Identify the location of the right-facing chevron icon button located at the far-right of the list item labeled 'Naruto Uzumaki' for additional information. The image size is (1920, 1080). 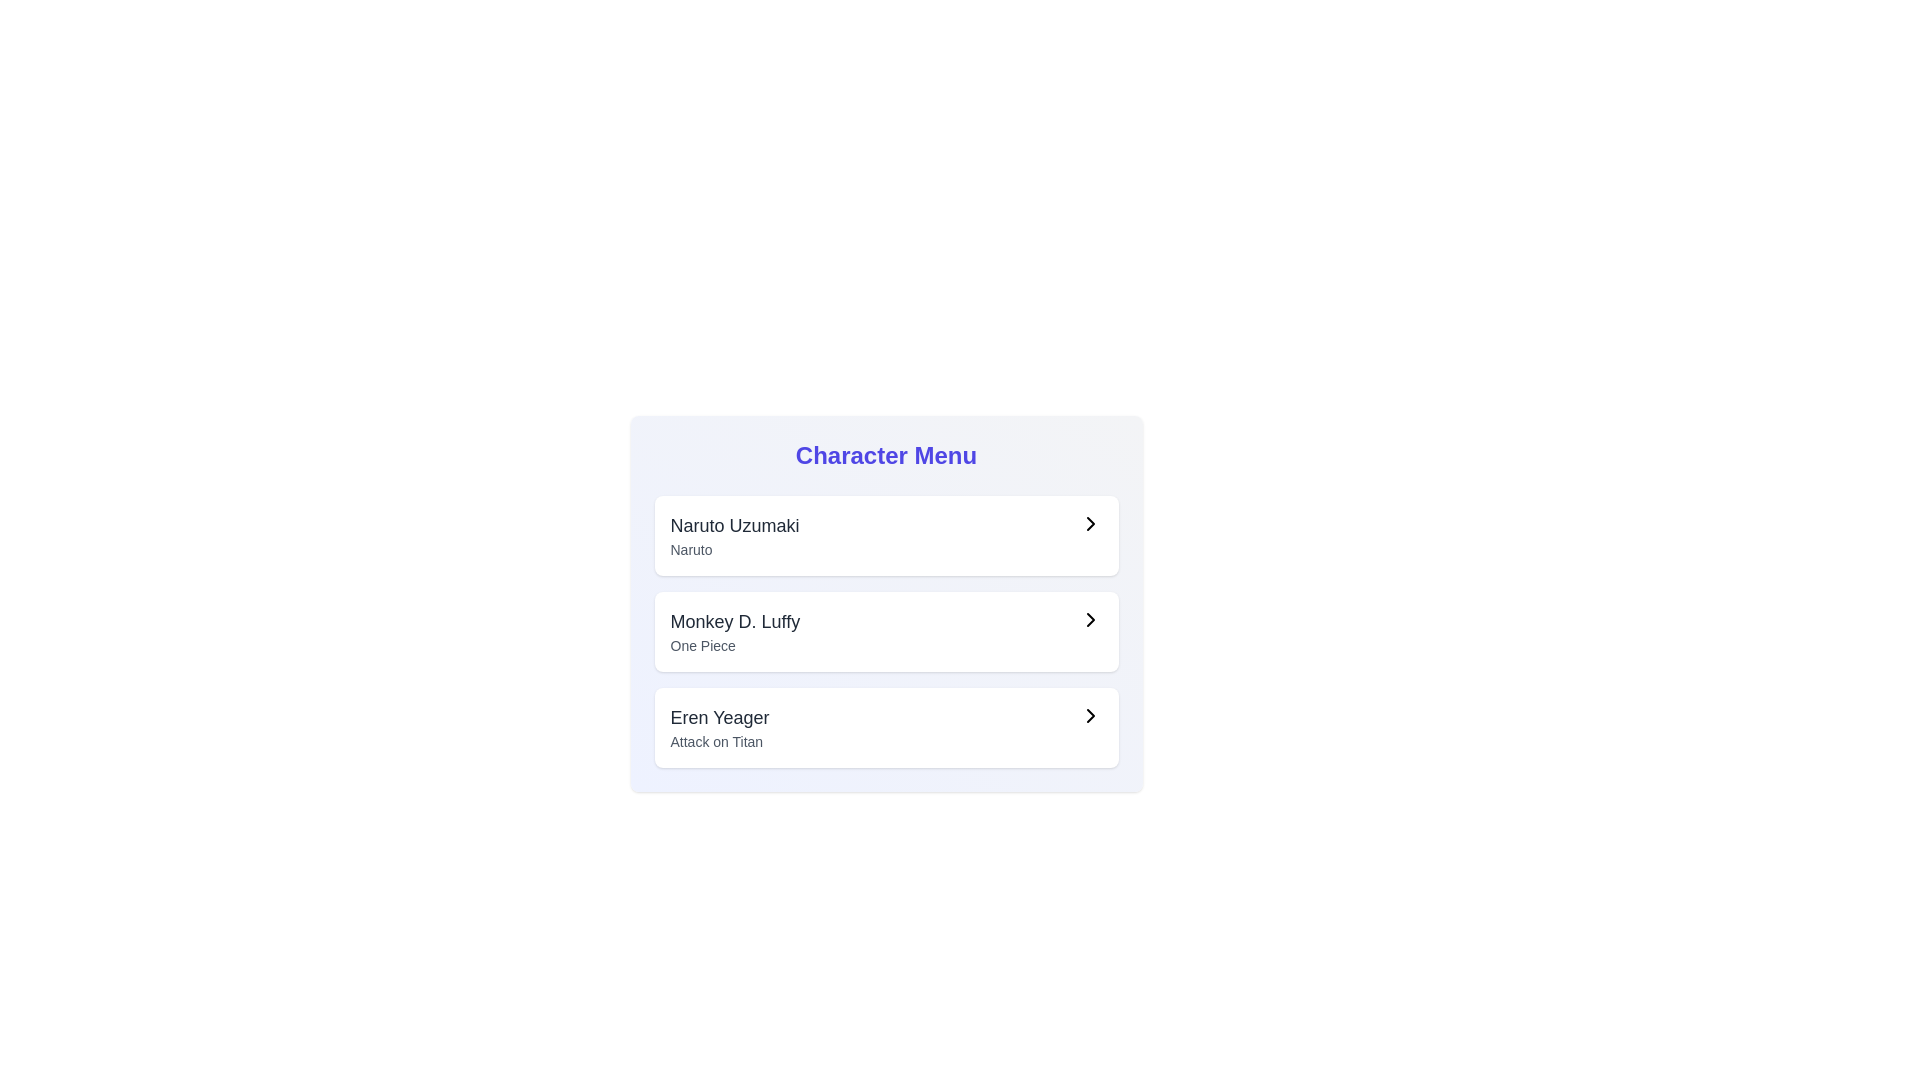
(1089, 523).